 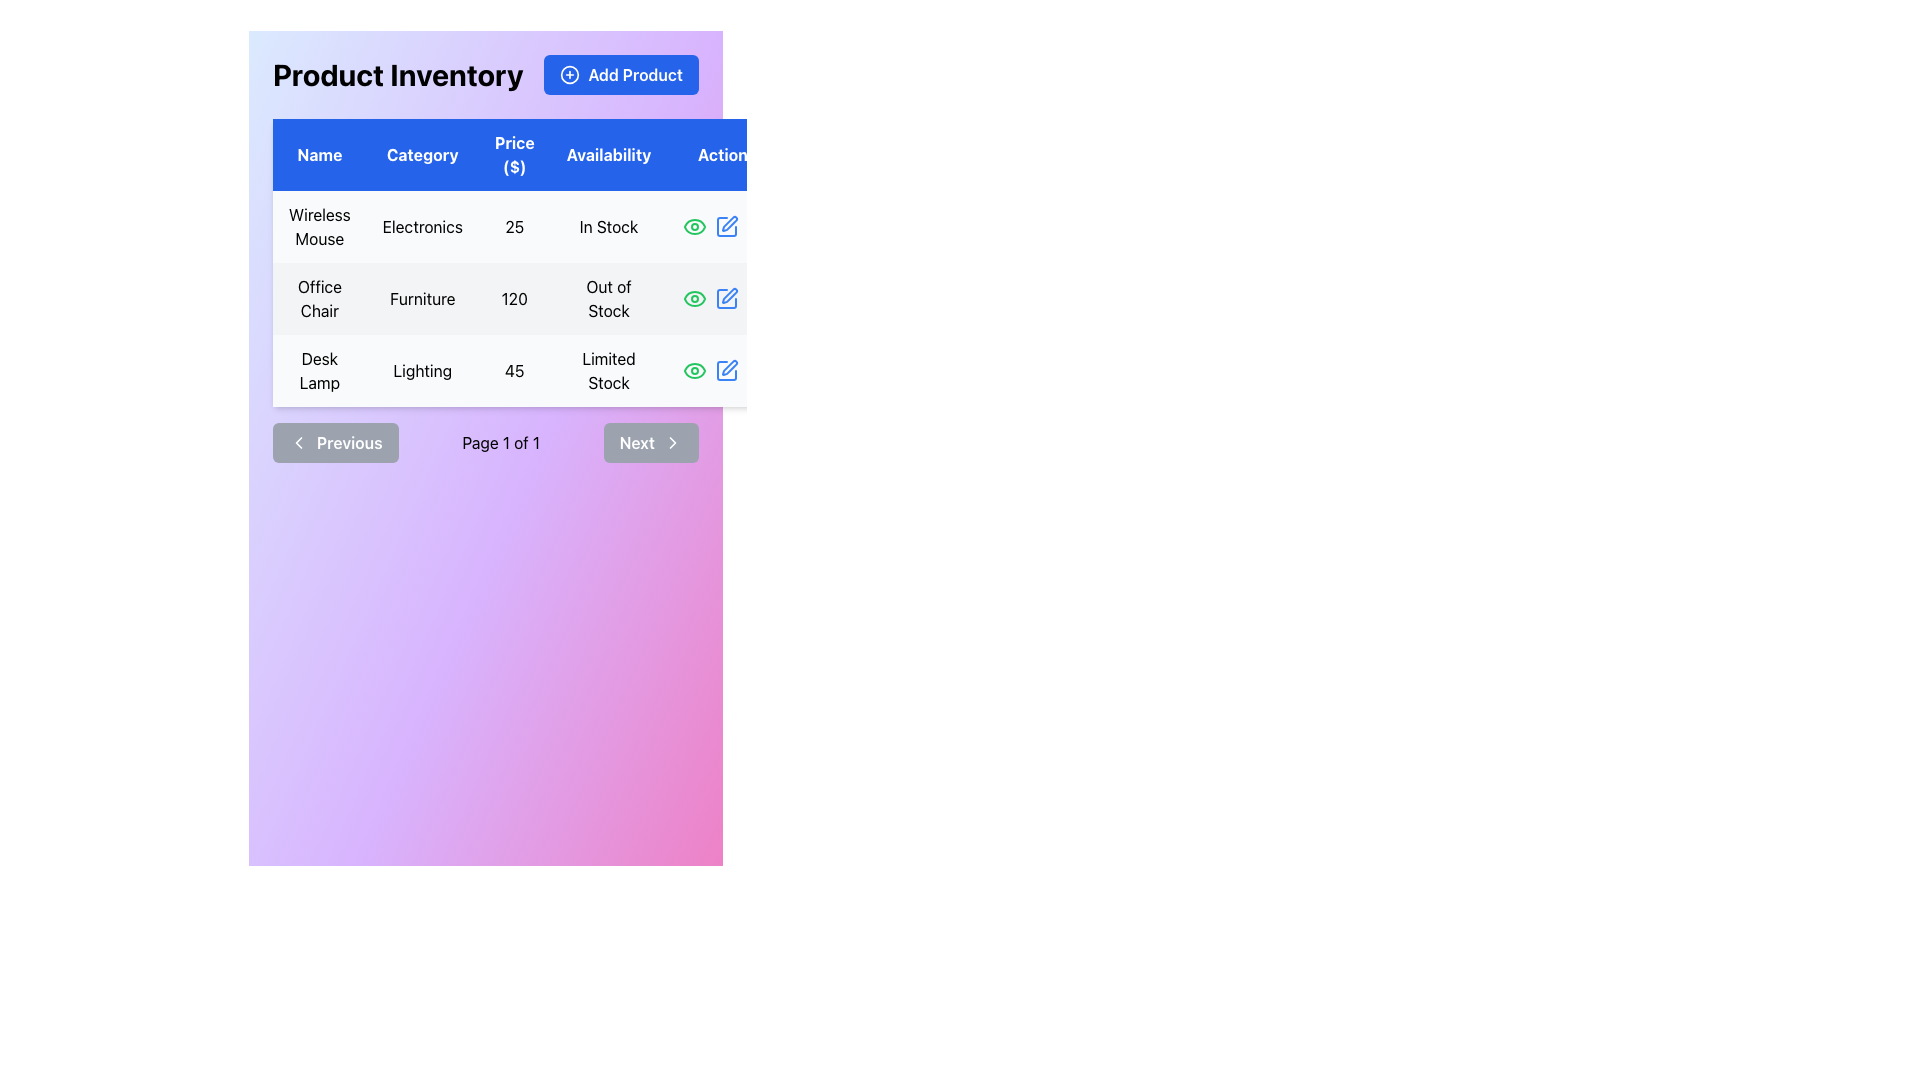 What do you see at coordinates (514, 299) in the screenshot?
I see `the Text Display Element that shows the price of the 'Office Chair' in the product inventory list, located in the 'Price ($)' column of the data table` at bounding box center [514, 299].